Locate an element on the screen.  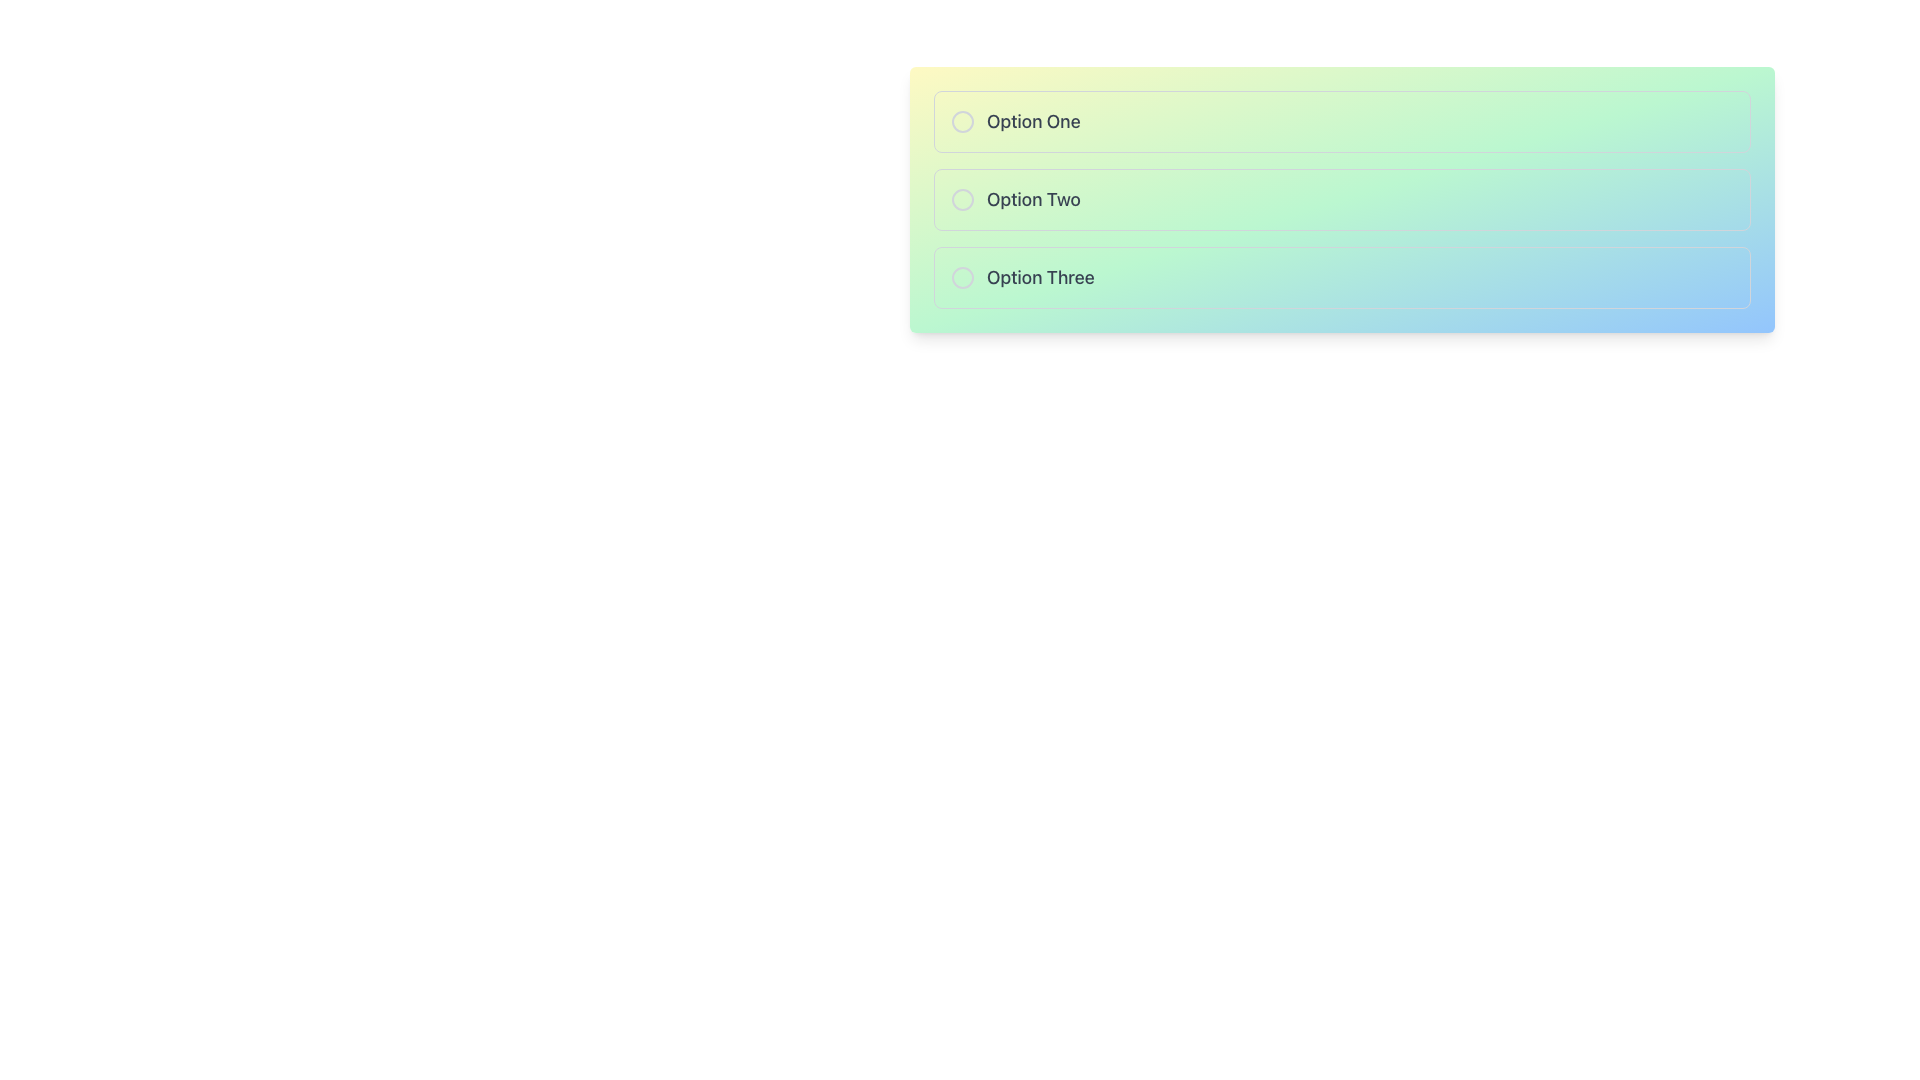
the circular selection control adjacent to the text label for the second selectable option is located at coordinates (1033, 200).